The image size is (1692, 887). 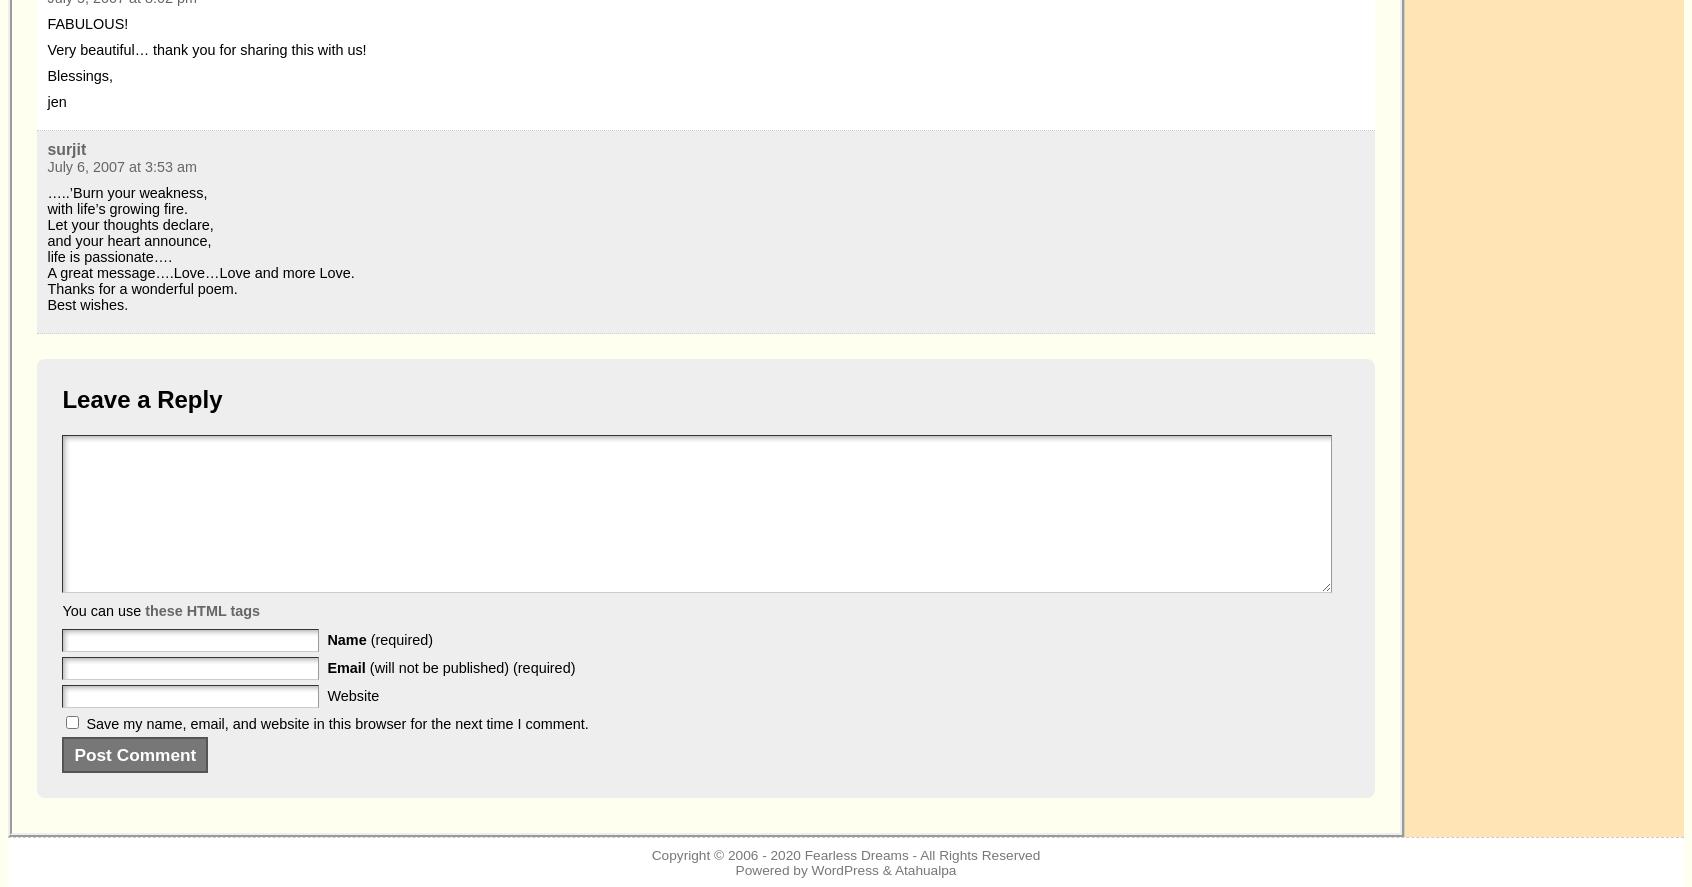 What do you see at coordinates (347, 639) in the screenshot?
I see `'Name'` at bounding box center [347, 639].